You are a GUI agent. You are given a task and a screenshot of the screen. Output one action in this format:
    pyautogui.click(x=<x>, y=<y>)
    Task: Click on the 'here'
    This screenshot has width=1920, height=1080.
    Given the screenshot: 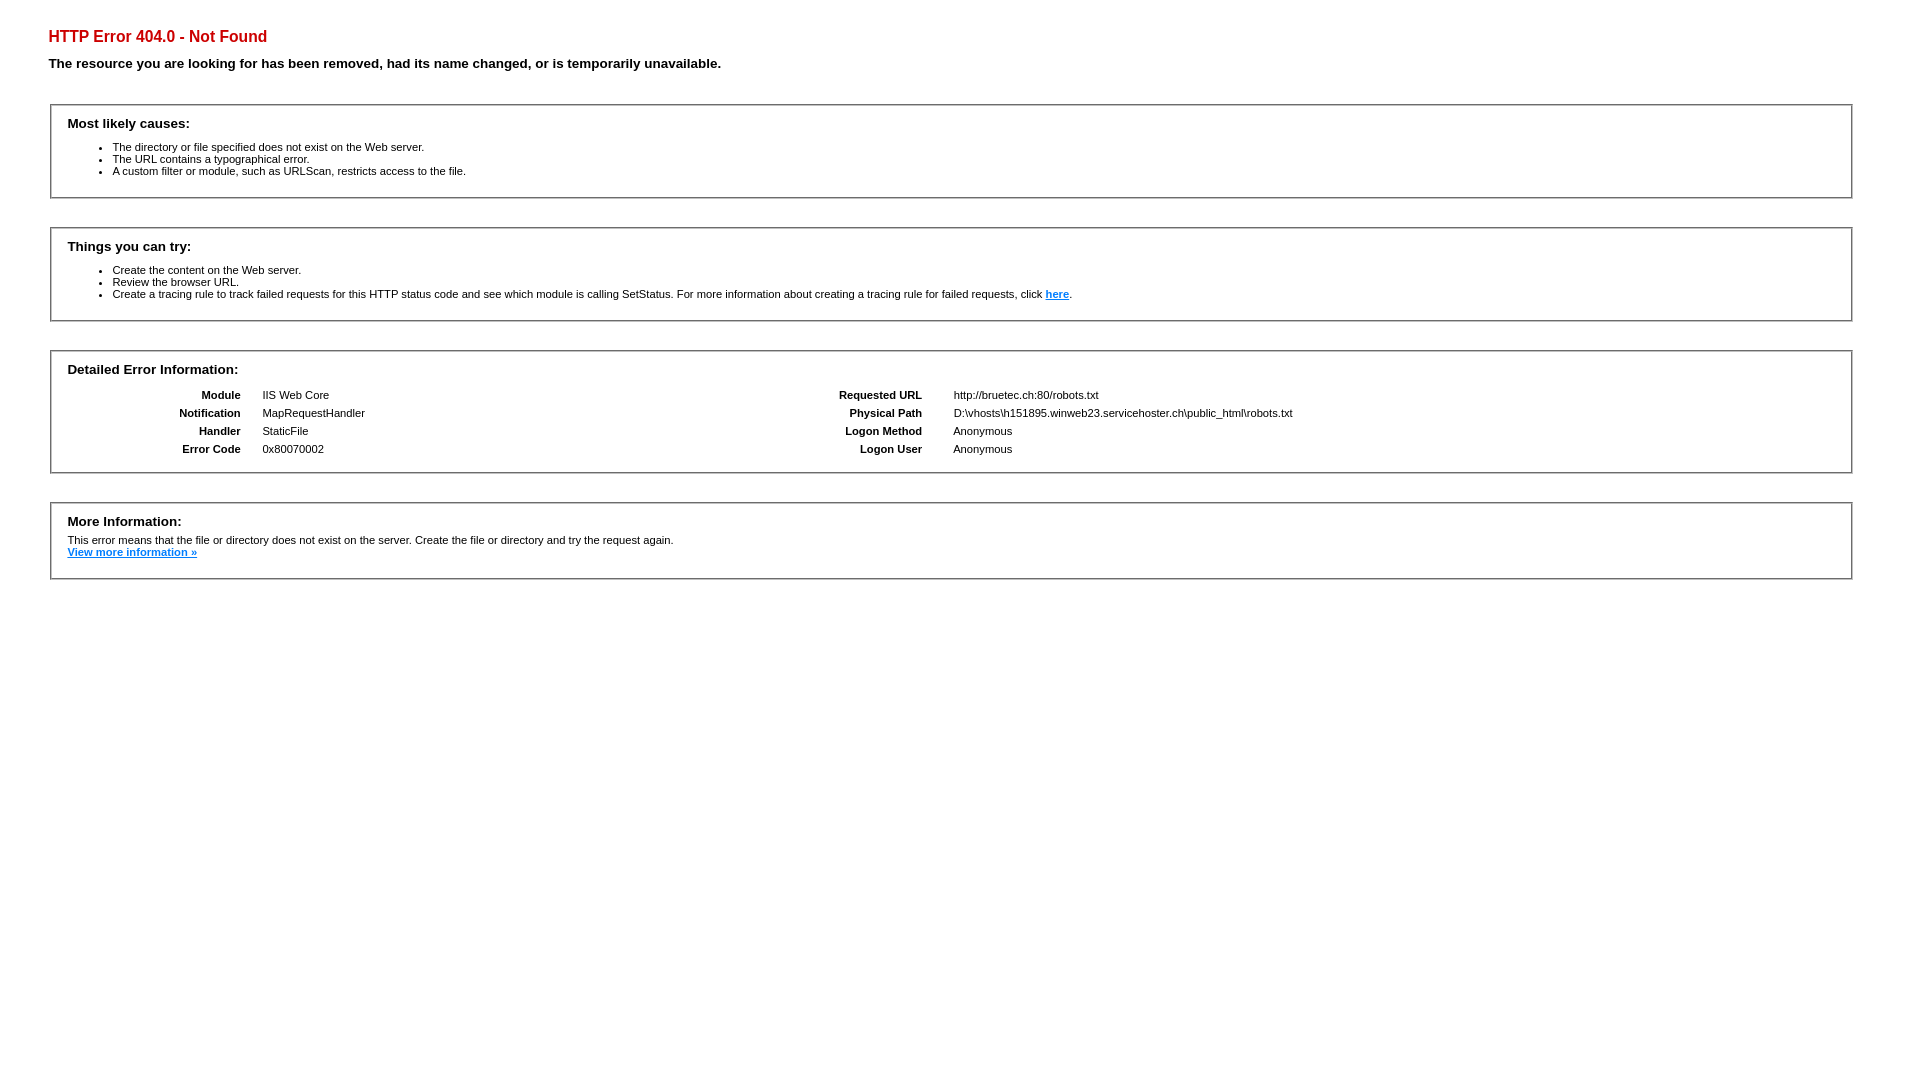 What is the action you would take?
    pyautogui.click(x=1045, y=293)
    